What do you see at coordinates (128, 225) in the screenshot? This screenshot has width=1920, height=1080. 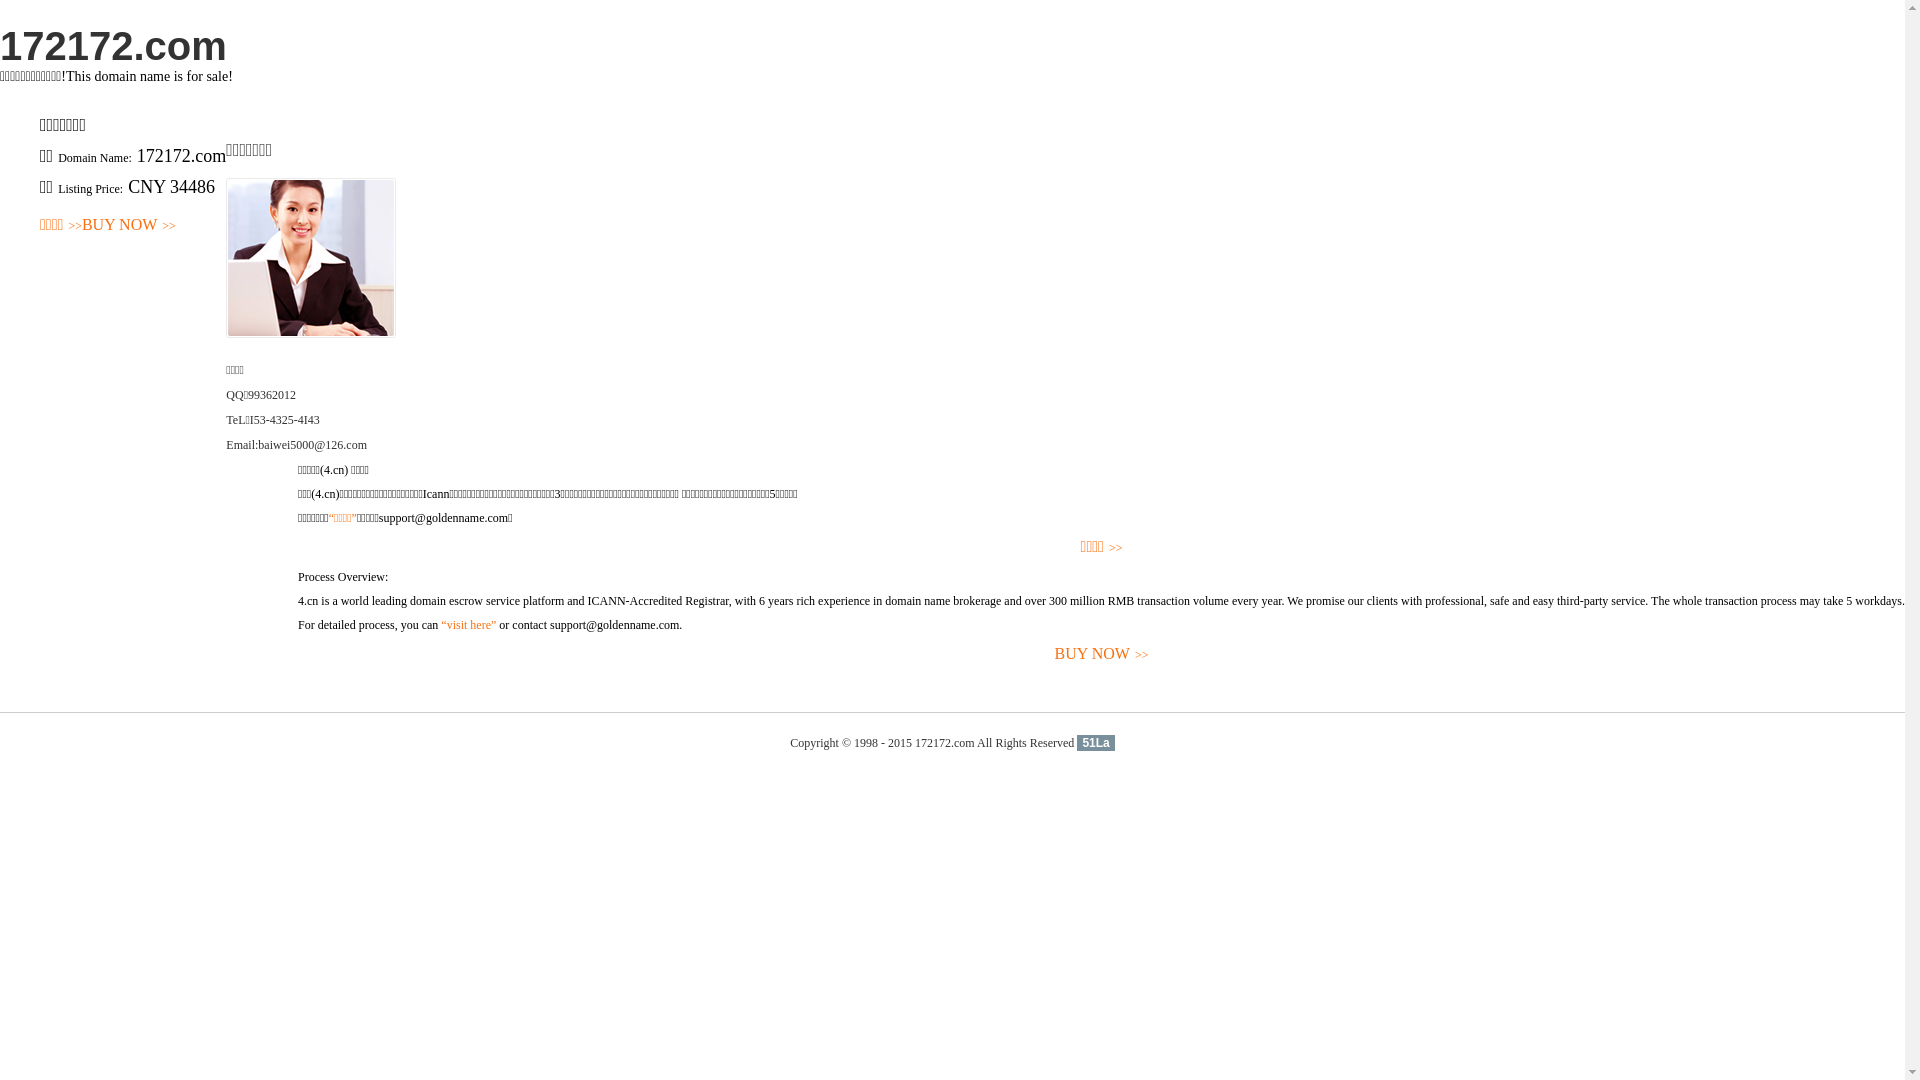 I see `'BUY NOW>>'` at bounding box center [128, 225].